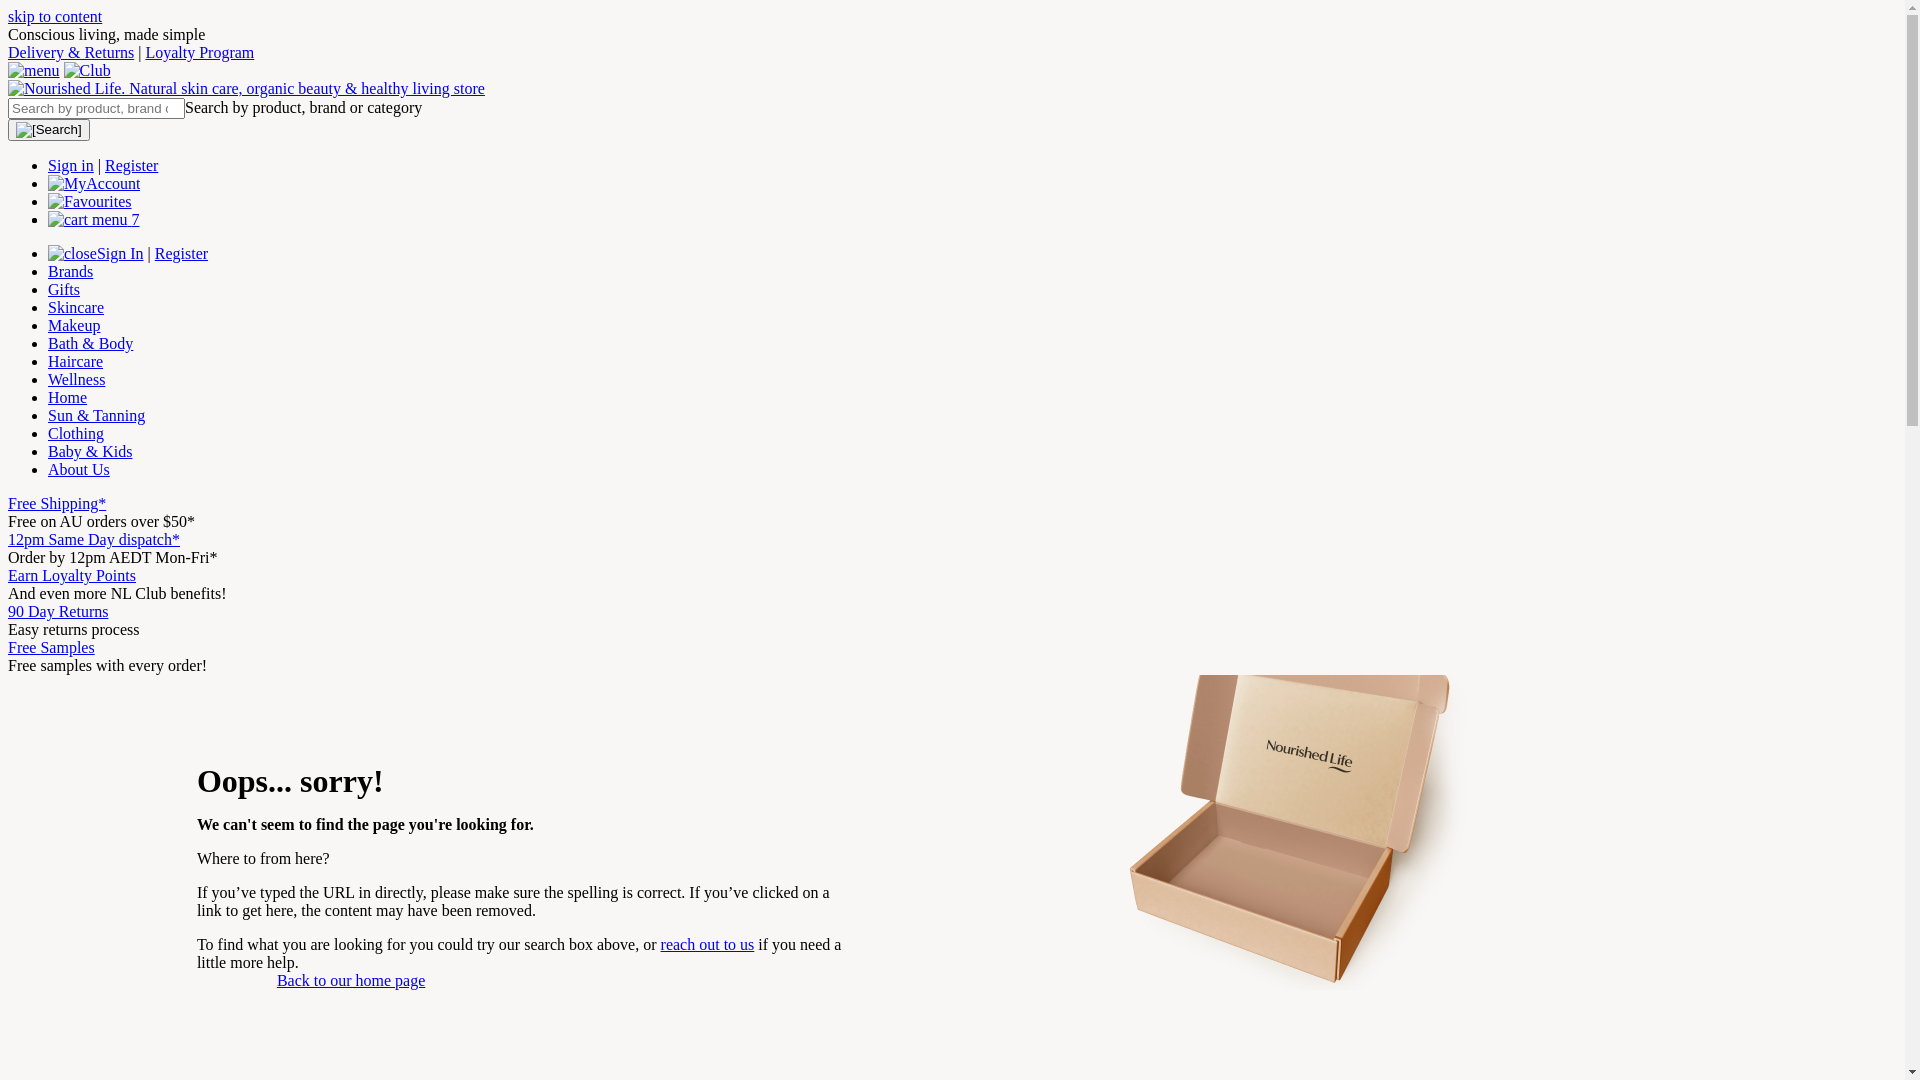 Image resolution: width=1920 pixels, height=1080 pixels. Describe the element at coordinates (76, 432) in the screenshot. I see `'Clothing'` at that location.